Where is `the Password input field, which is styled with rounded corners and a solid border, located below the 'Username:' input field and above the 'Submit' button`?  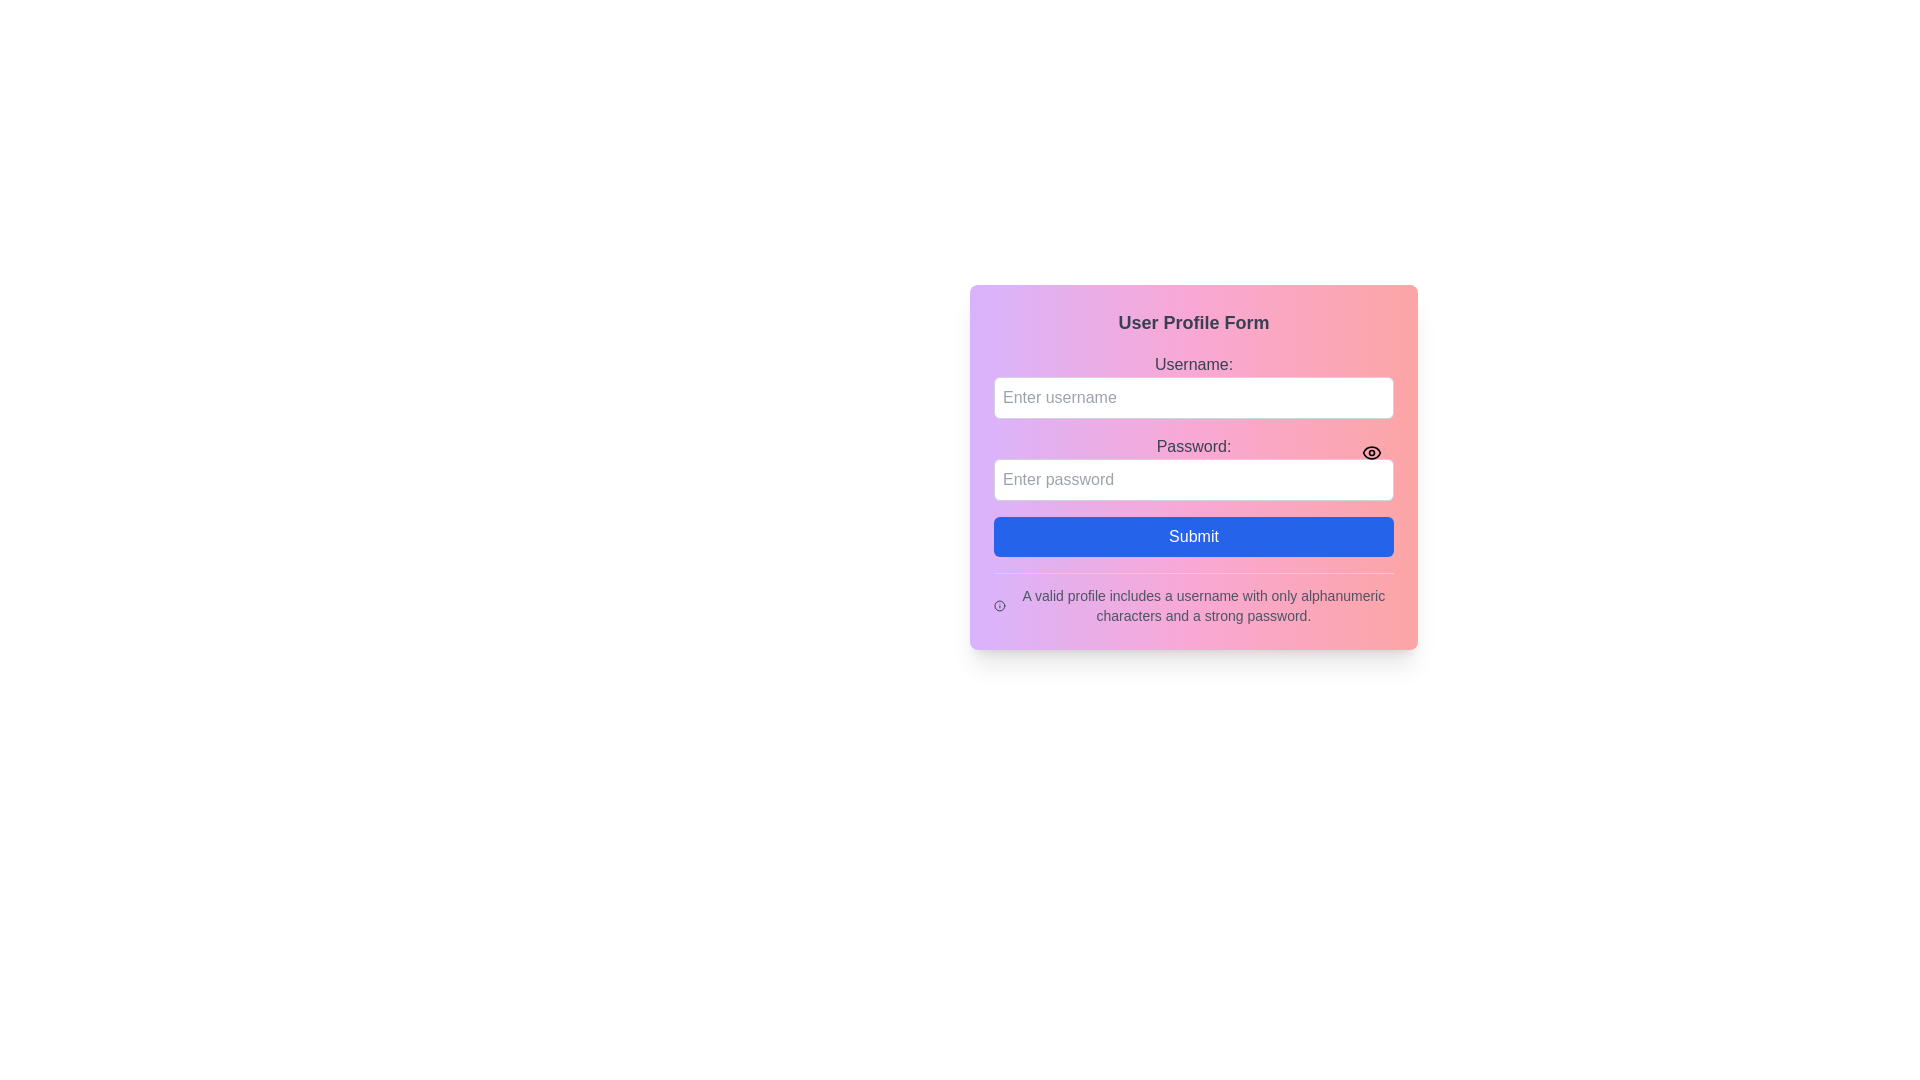
the Password input field, which is styled with rounded corners and a solid border, located below the 'Username:' input field and above the 'Submit' button is located at coordinates (1194, 467).